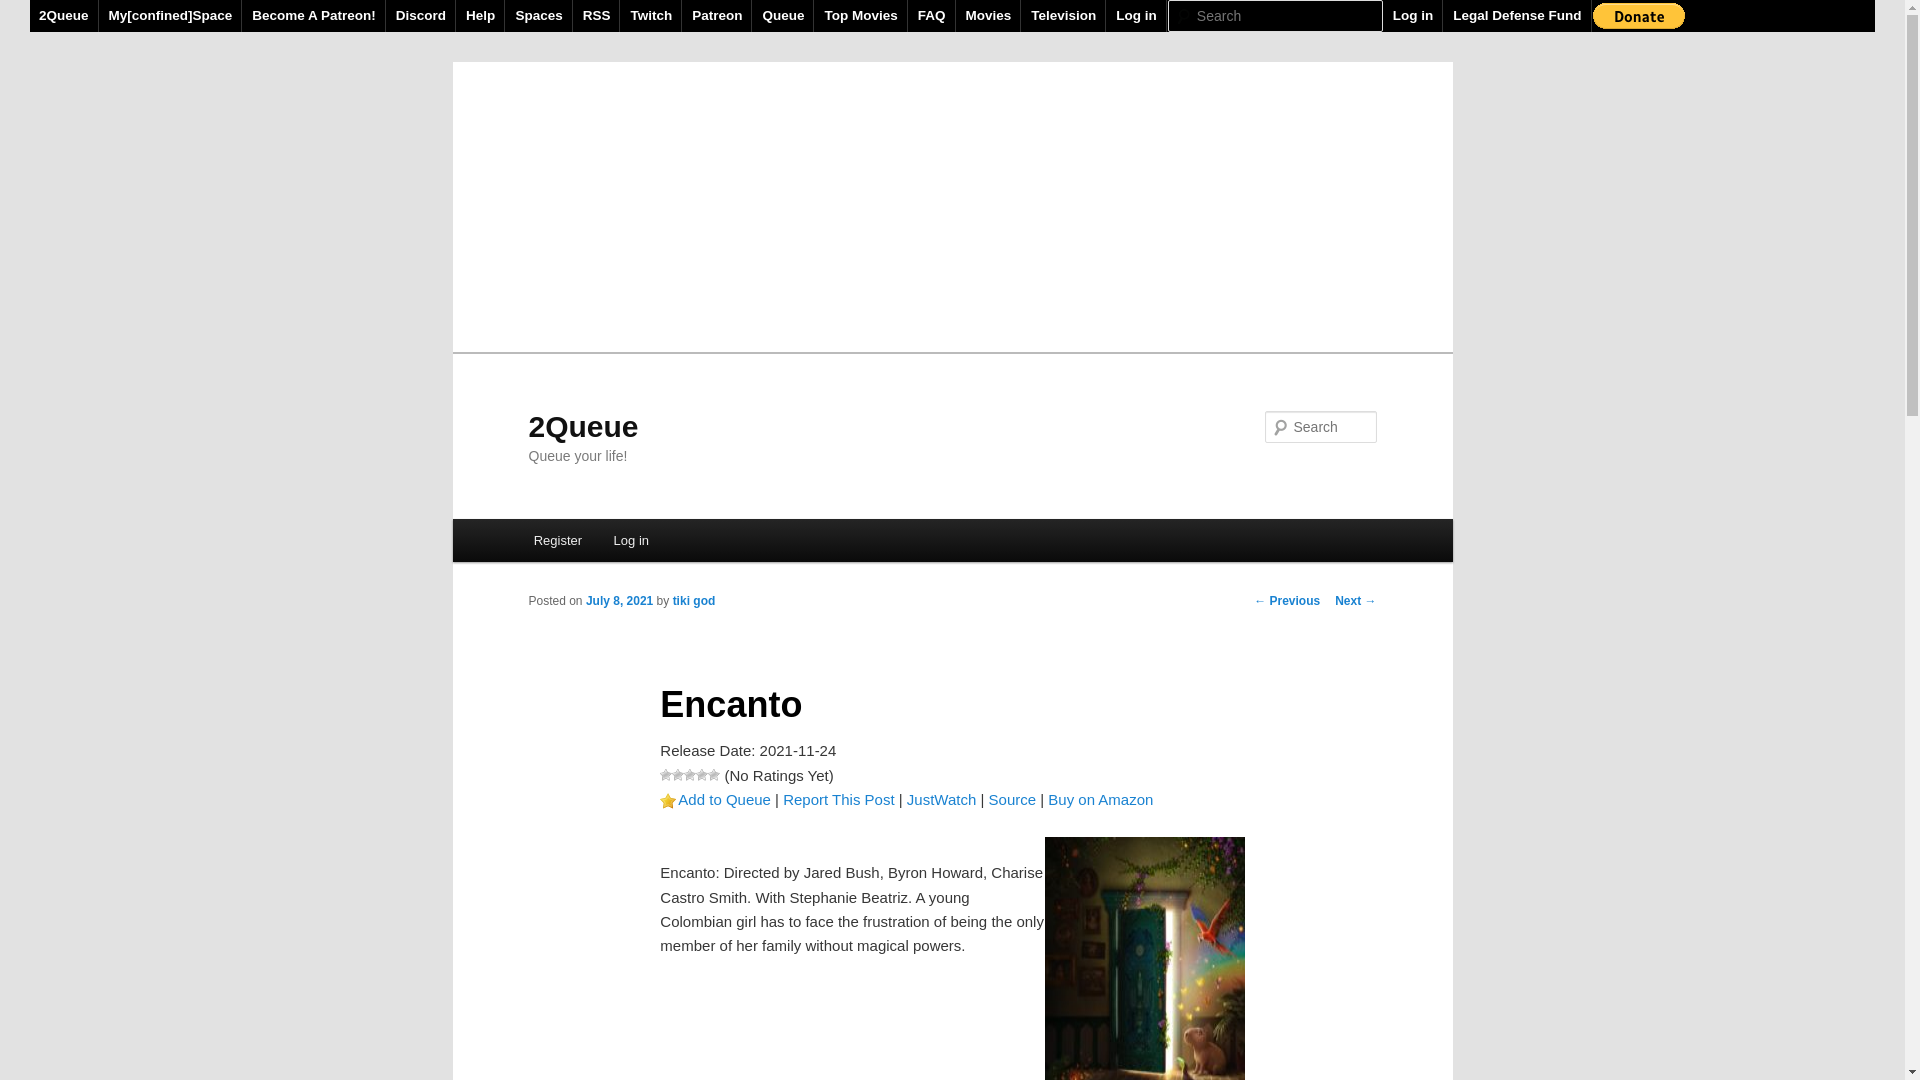 The image size is (1920, 1080). I want to click on 'Skip to secondary content', so click(631, 543).